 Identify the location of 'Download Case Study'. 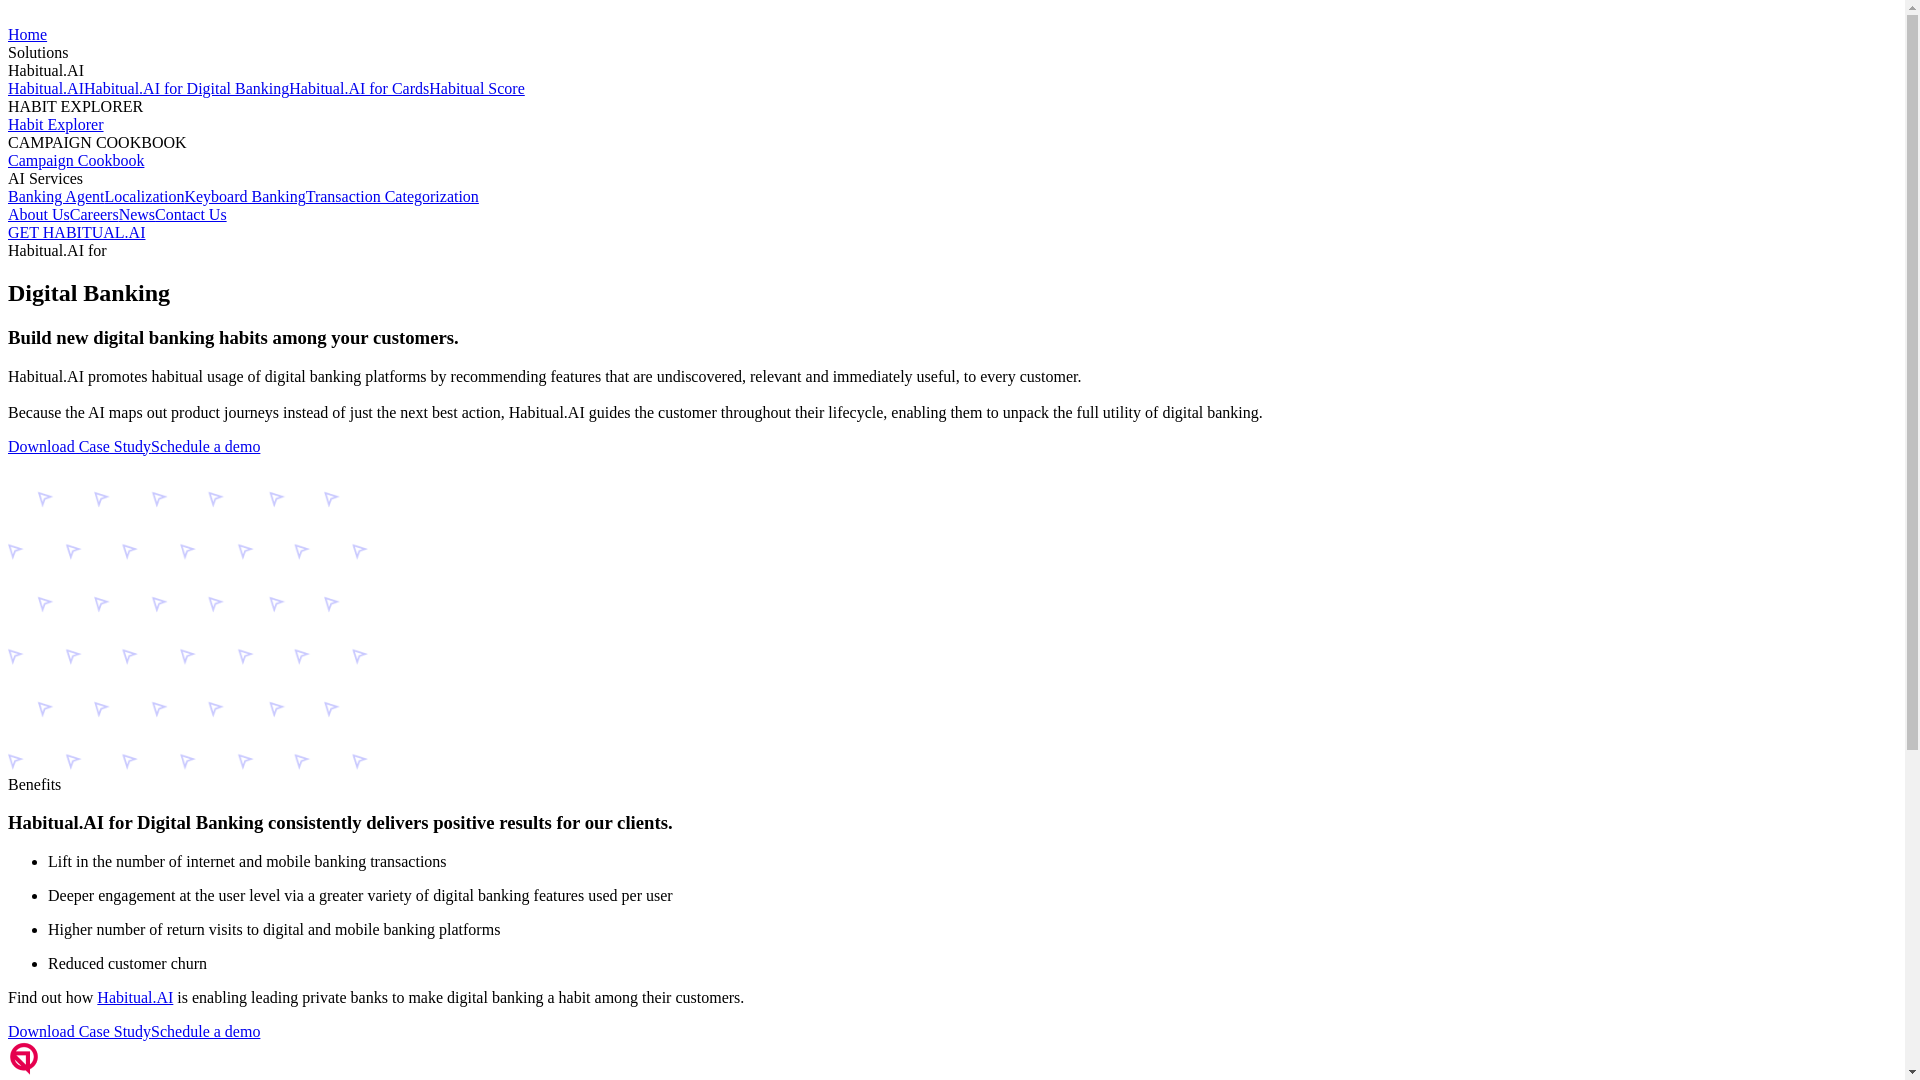
(79, 1031).